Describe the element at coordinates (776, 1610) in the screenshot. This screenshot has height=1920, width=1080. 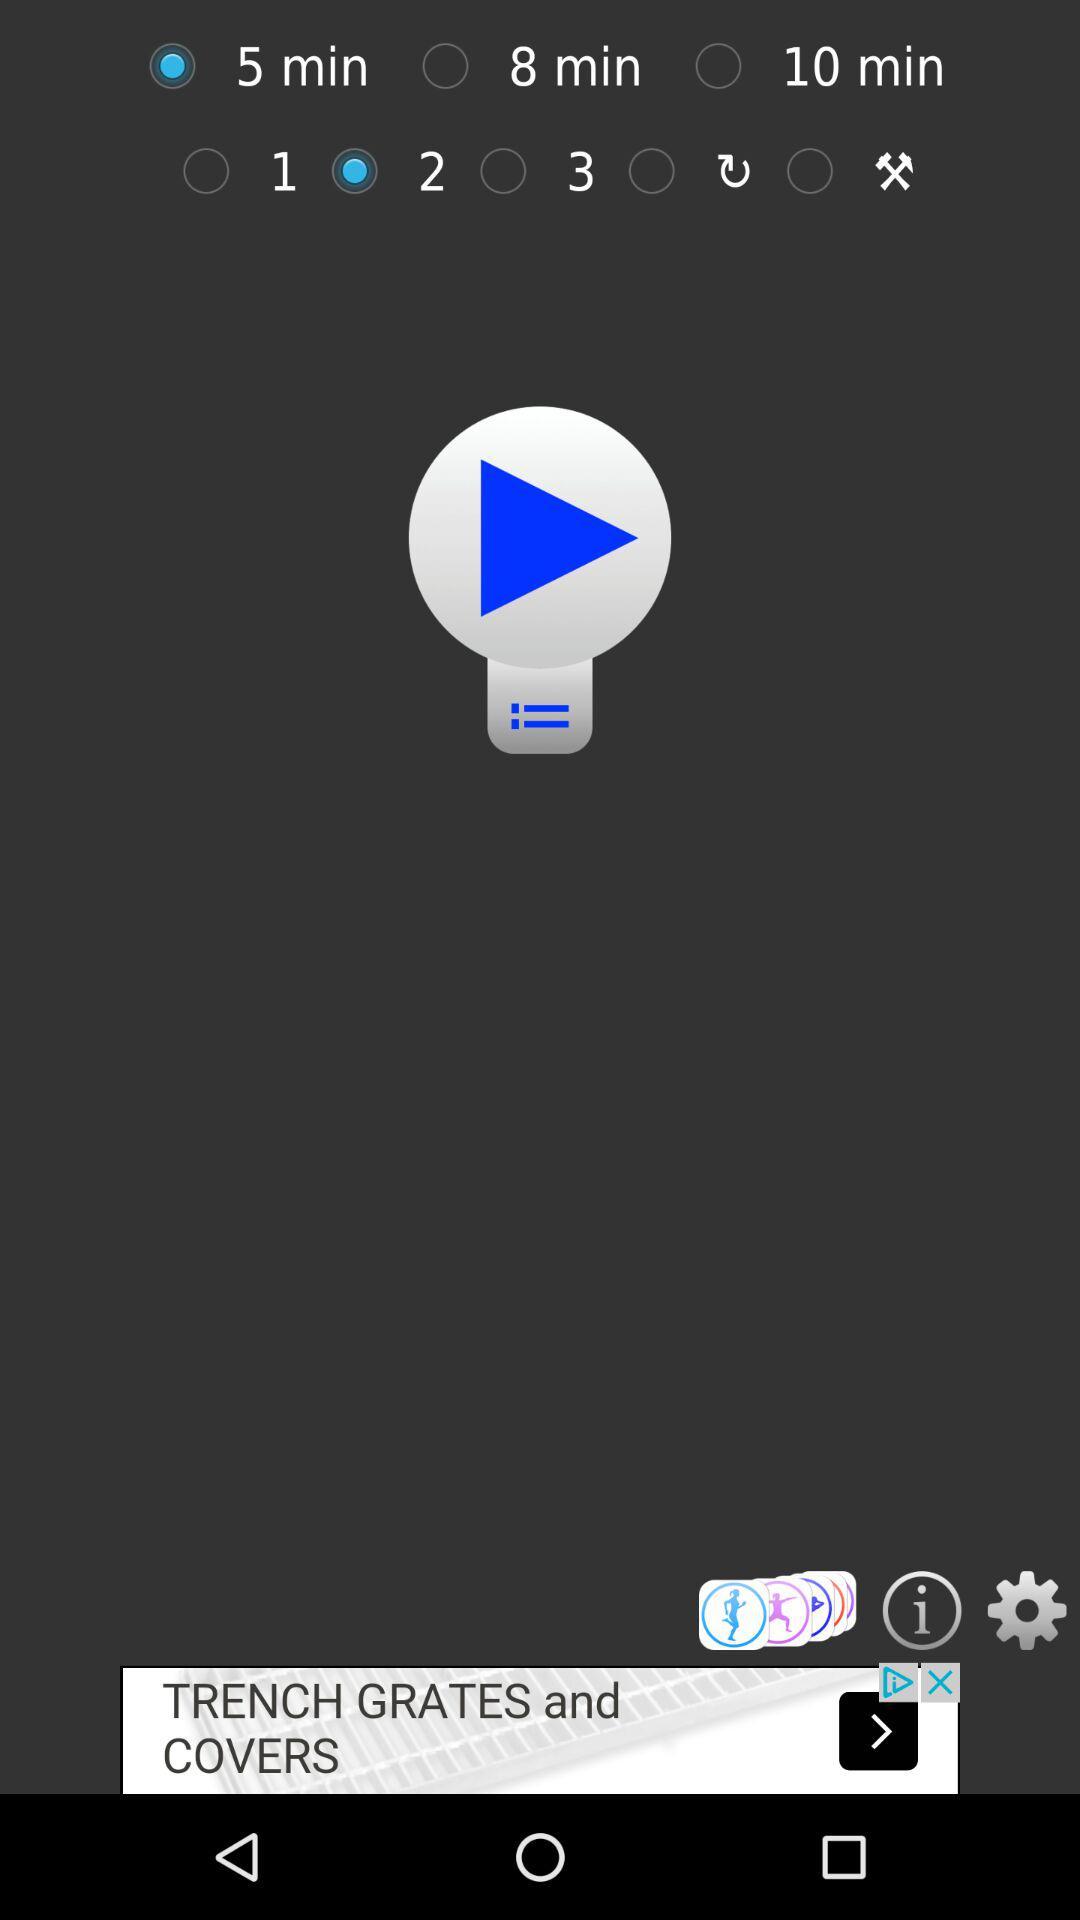
I see `more options` at that location.